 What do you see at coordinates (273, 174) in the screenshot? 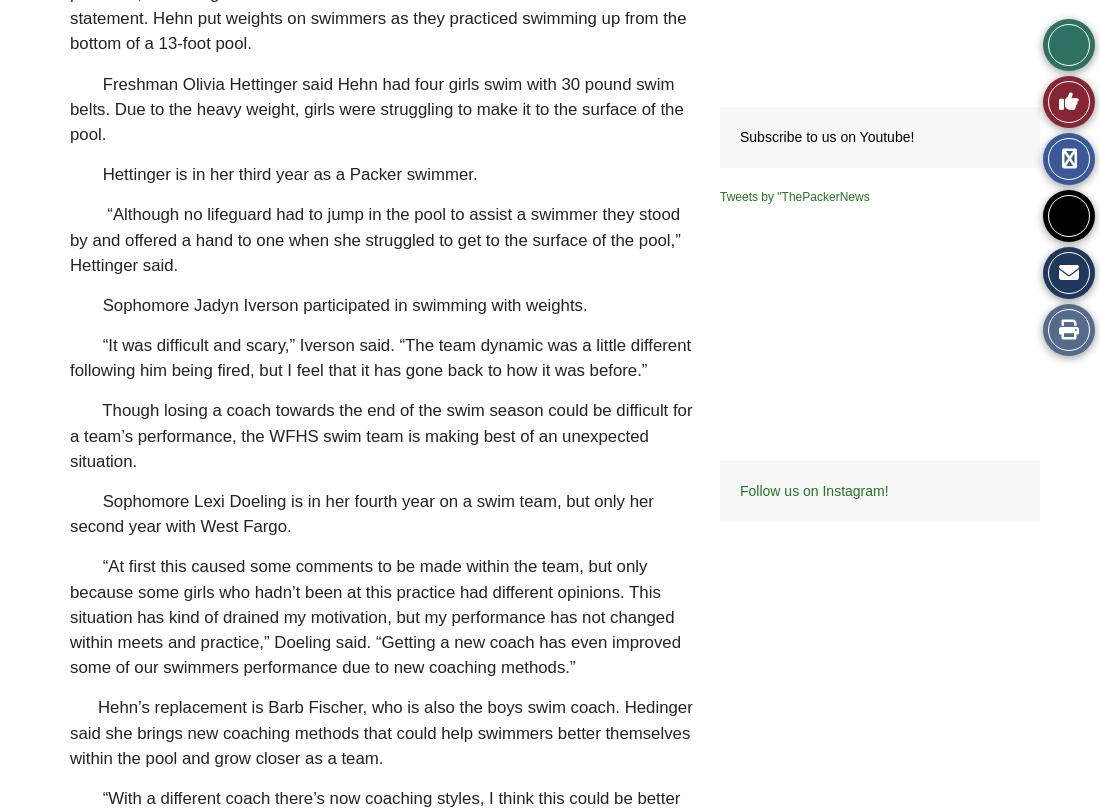
I see `'Hettinger is in her third year as a Packer swimmer.'` at bounding box center [273, 174].